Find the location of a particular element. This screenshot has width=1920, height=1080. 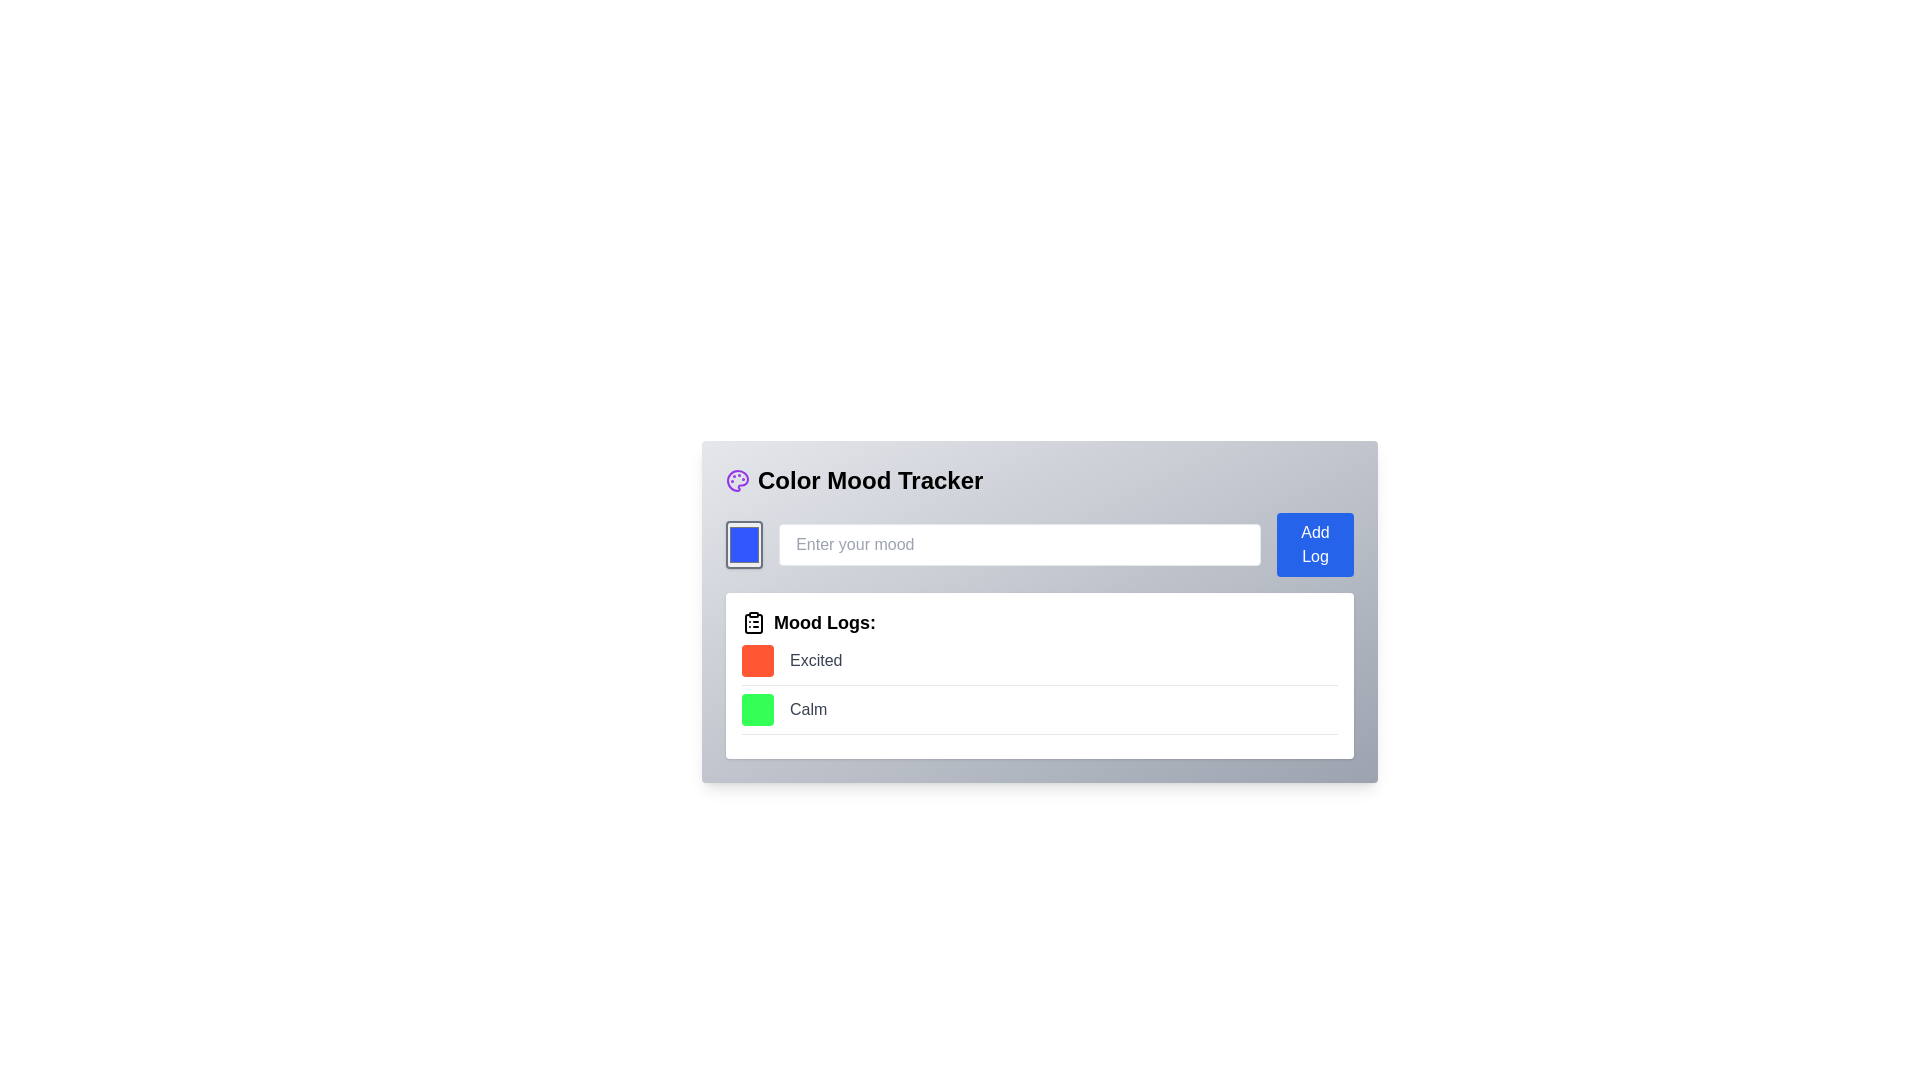

the static text label that serves as a section header for the mood logs, located under the 'Color Mood Tracker' header and accompanied by a clipboard icon is located at coordinates (825, 622).